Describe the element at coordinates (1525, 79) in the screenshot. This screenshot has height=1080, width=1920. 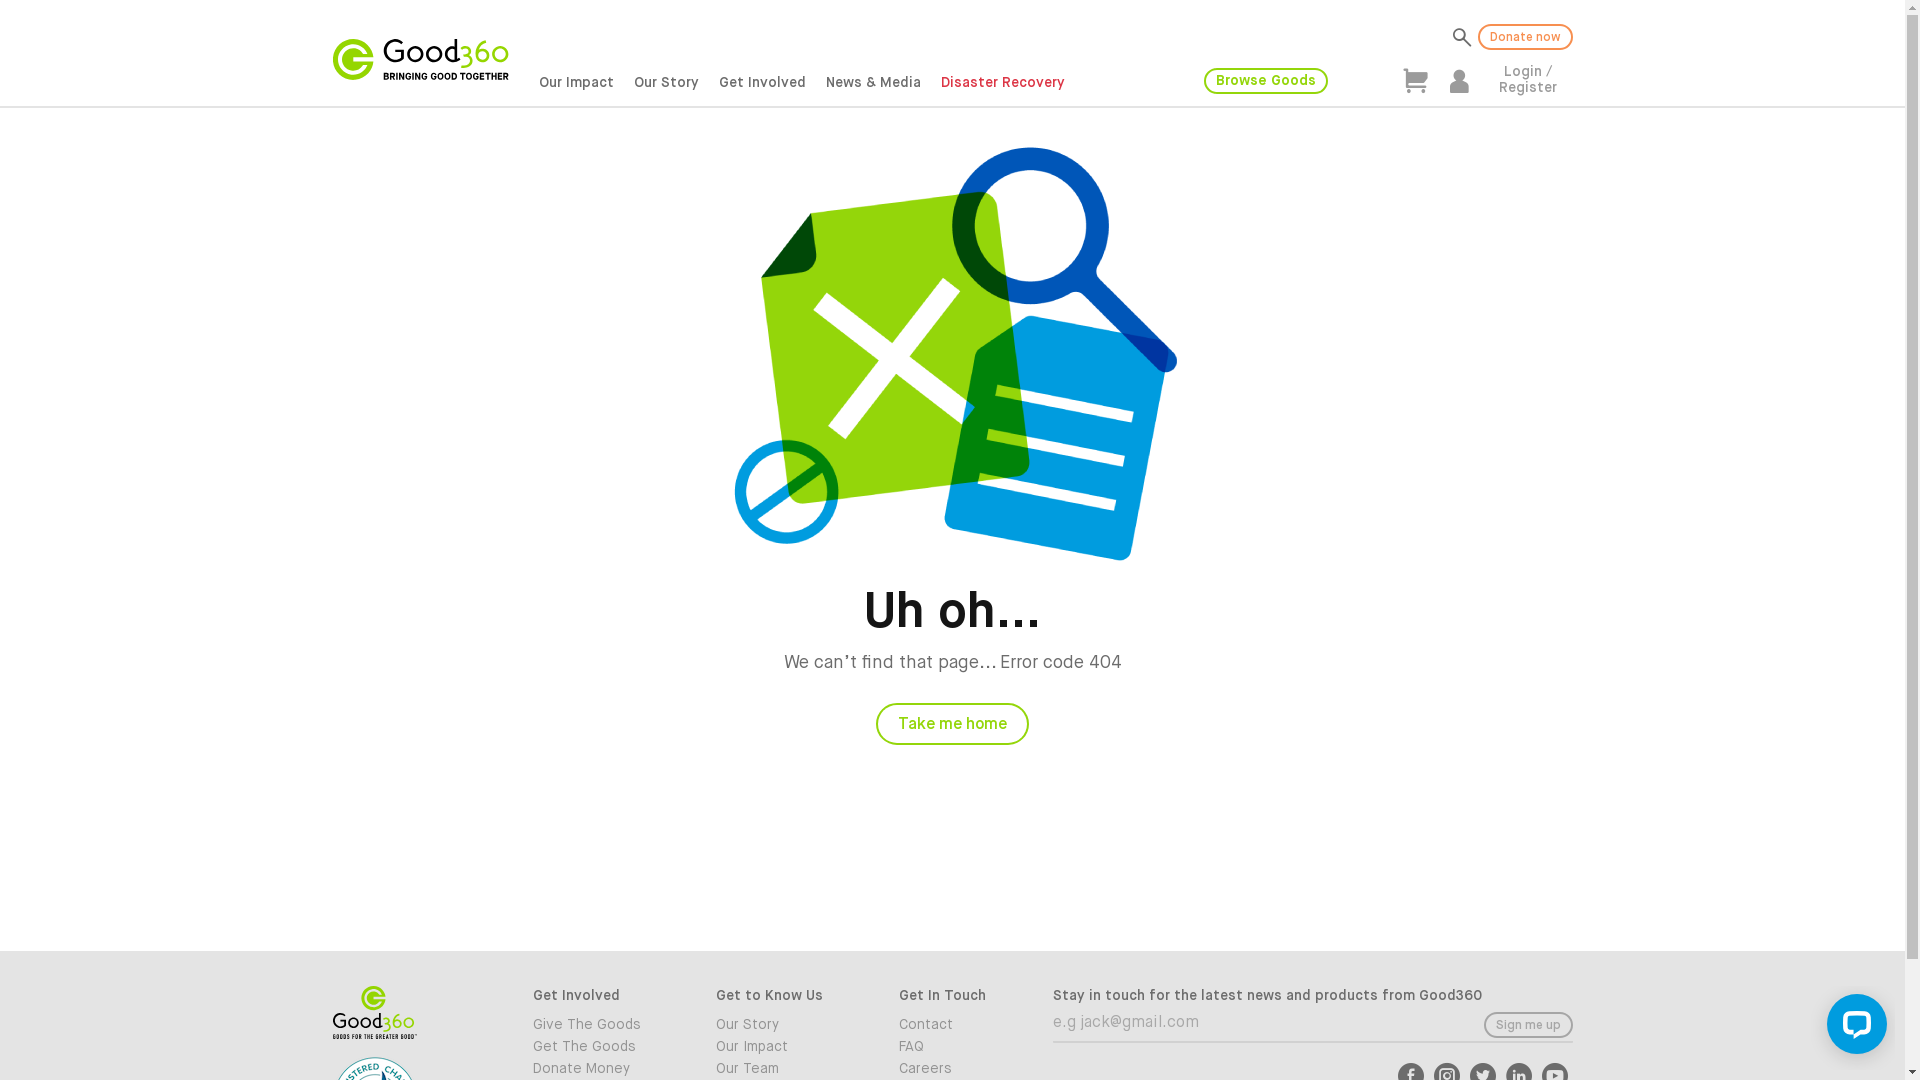
I see `'Login /` at that location.